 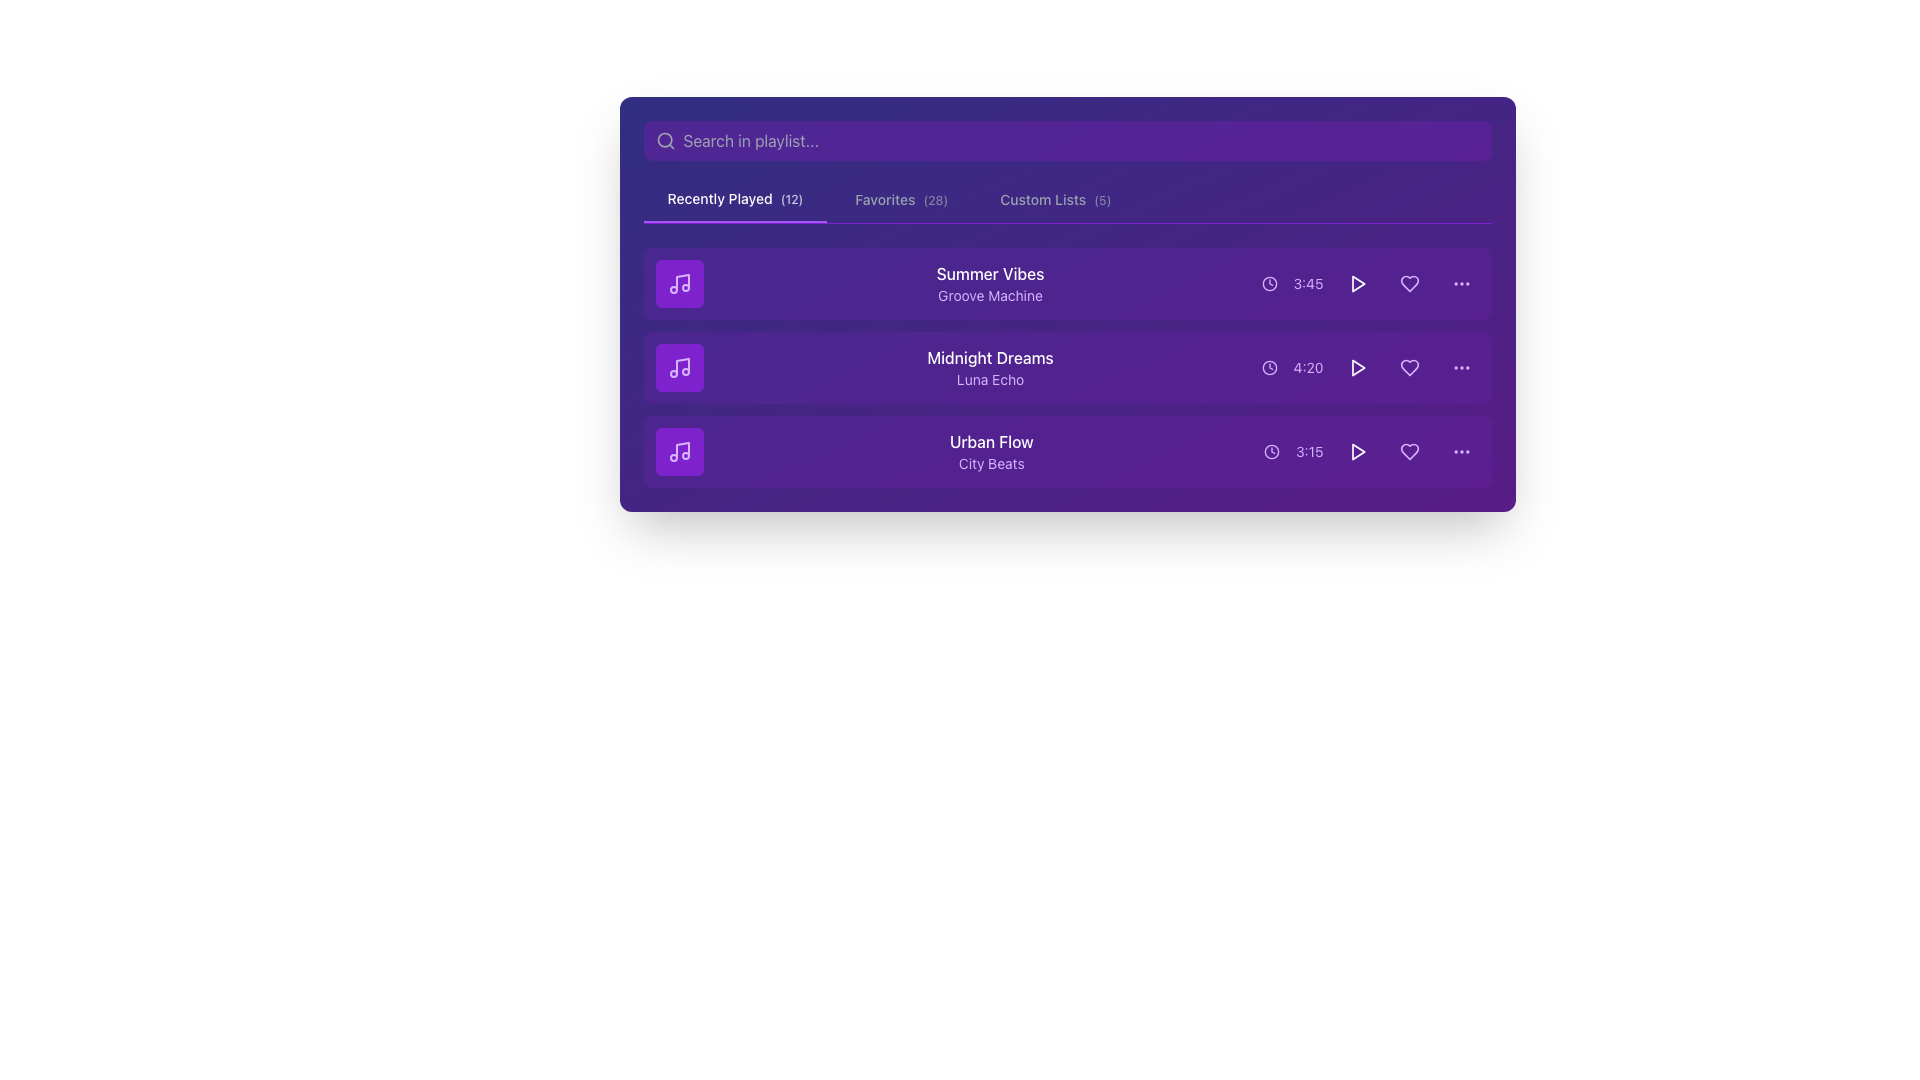 I want to click on faded text number '(28)' displayed next to the 'Favorites' label in the horizontal menu bar, so click(x=934, y=200).